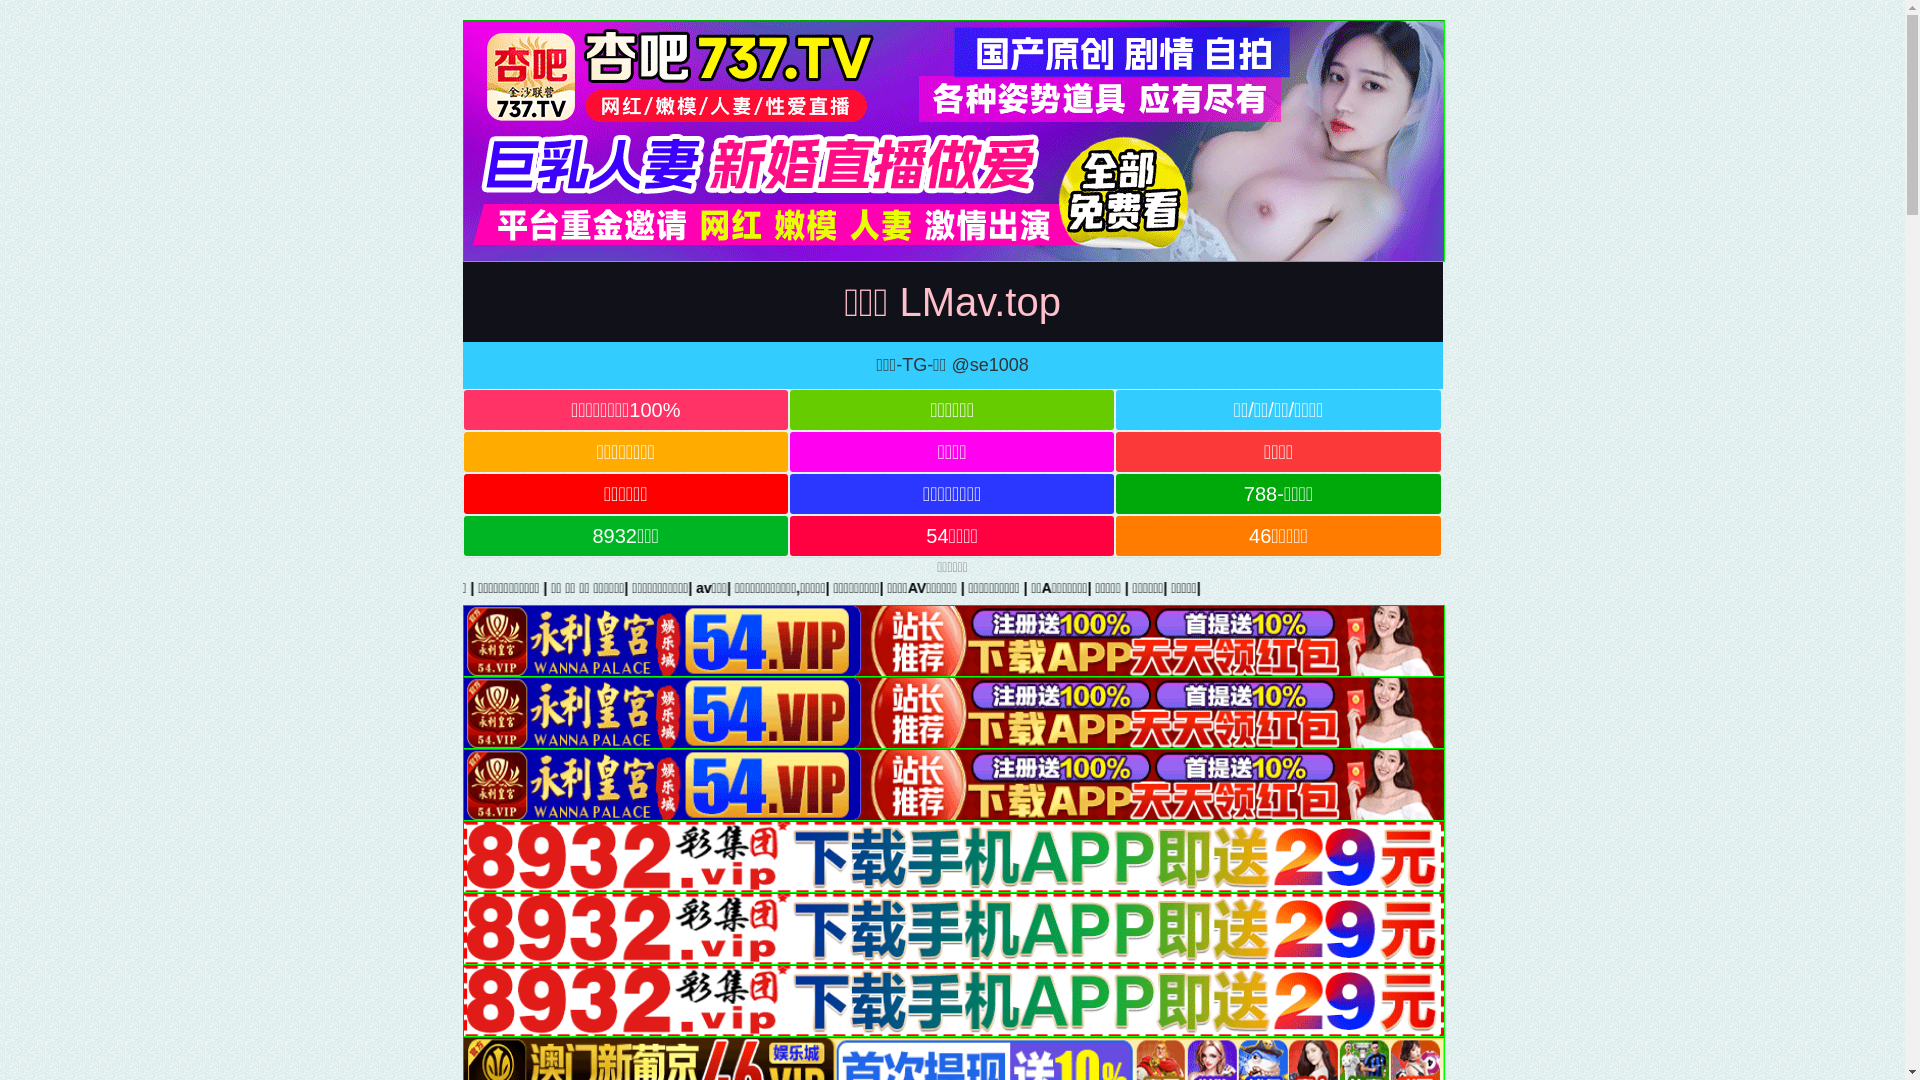  I want to click on '|', so click(1238, 586).